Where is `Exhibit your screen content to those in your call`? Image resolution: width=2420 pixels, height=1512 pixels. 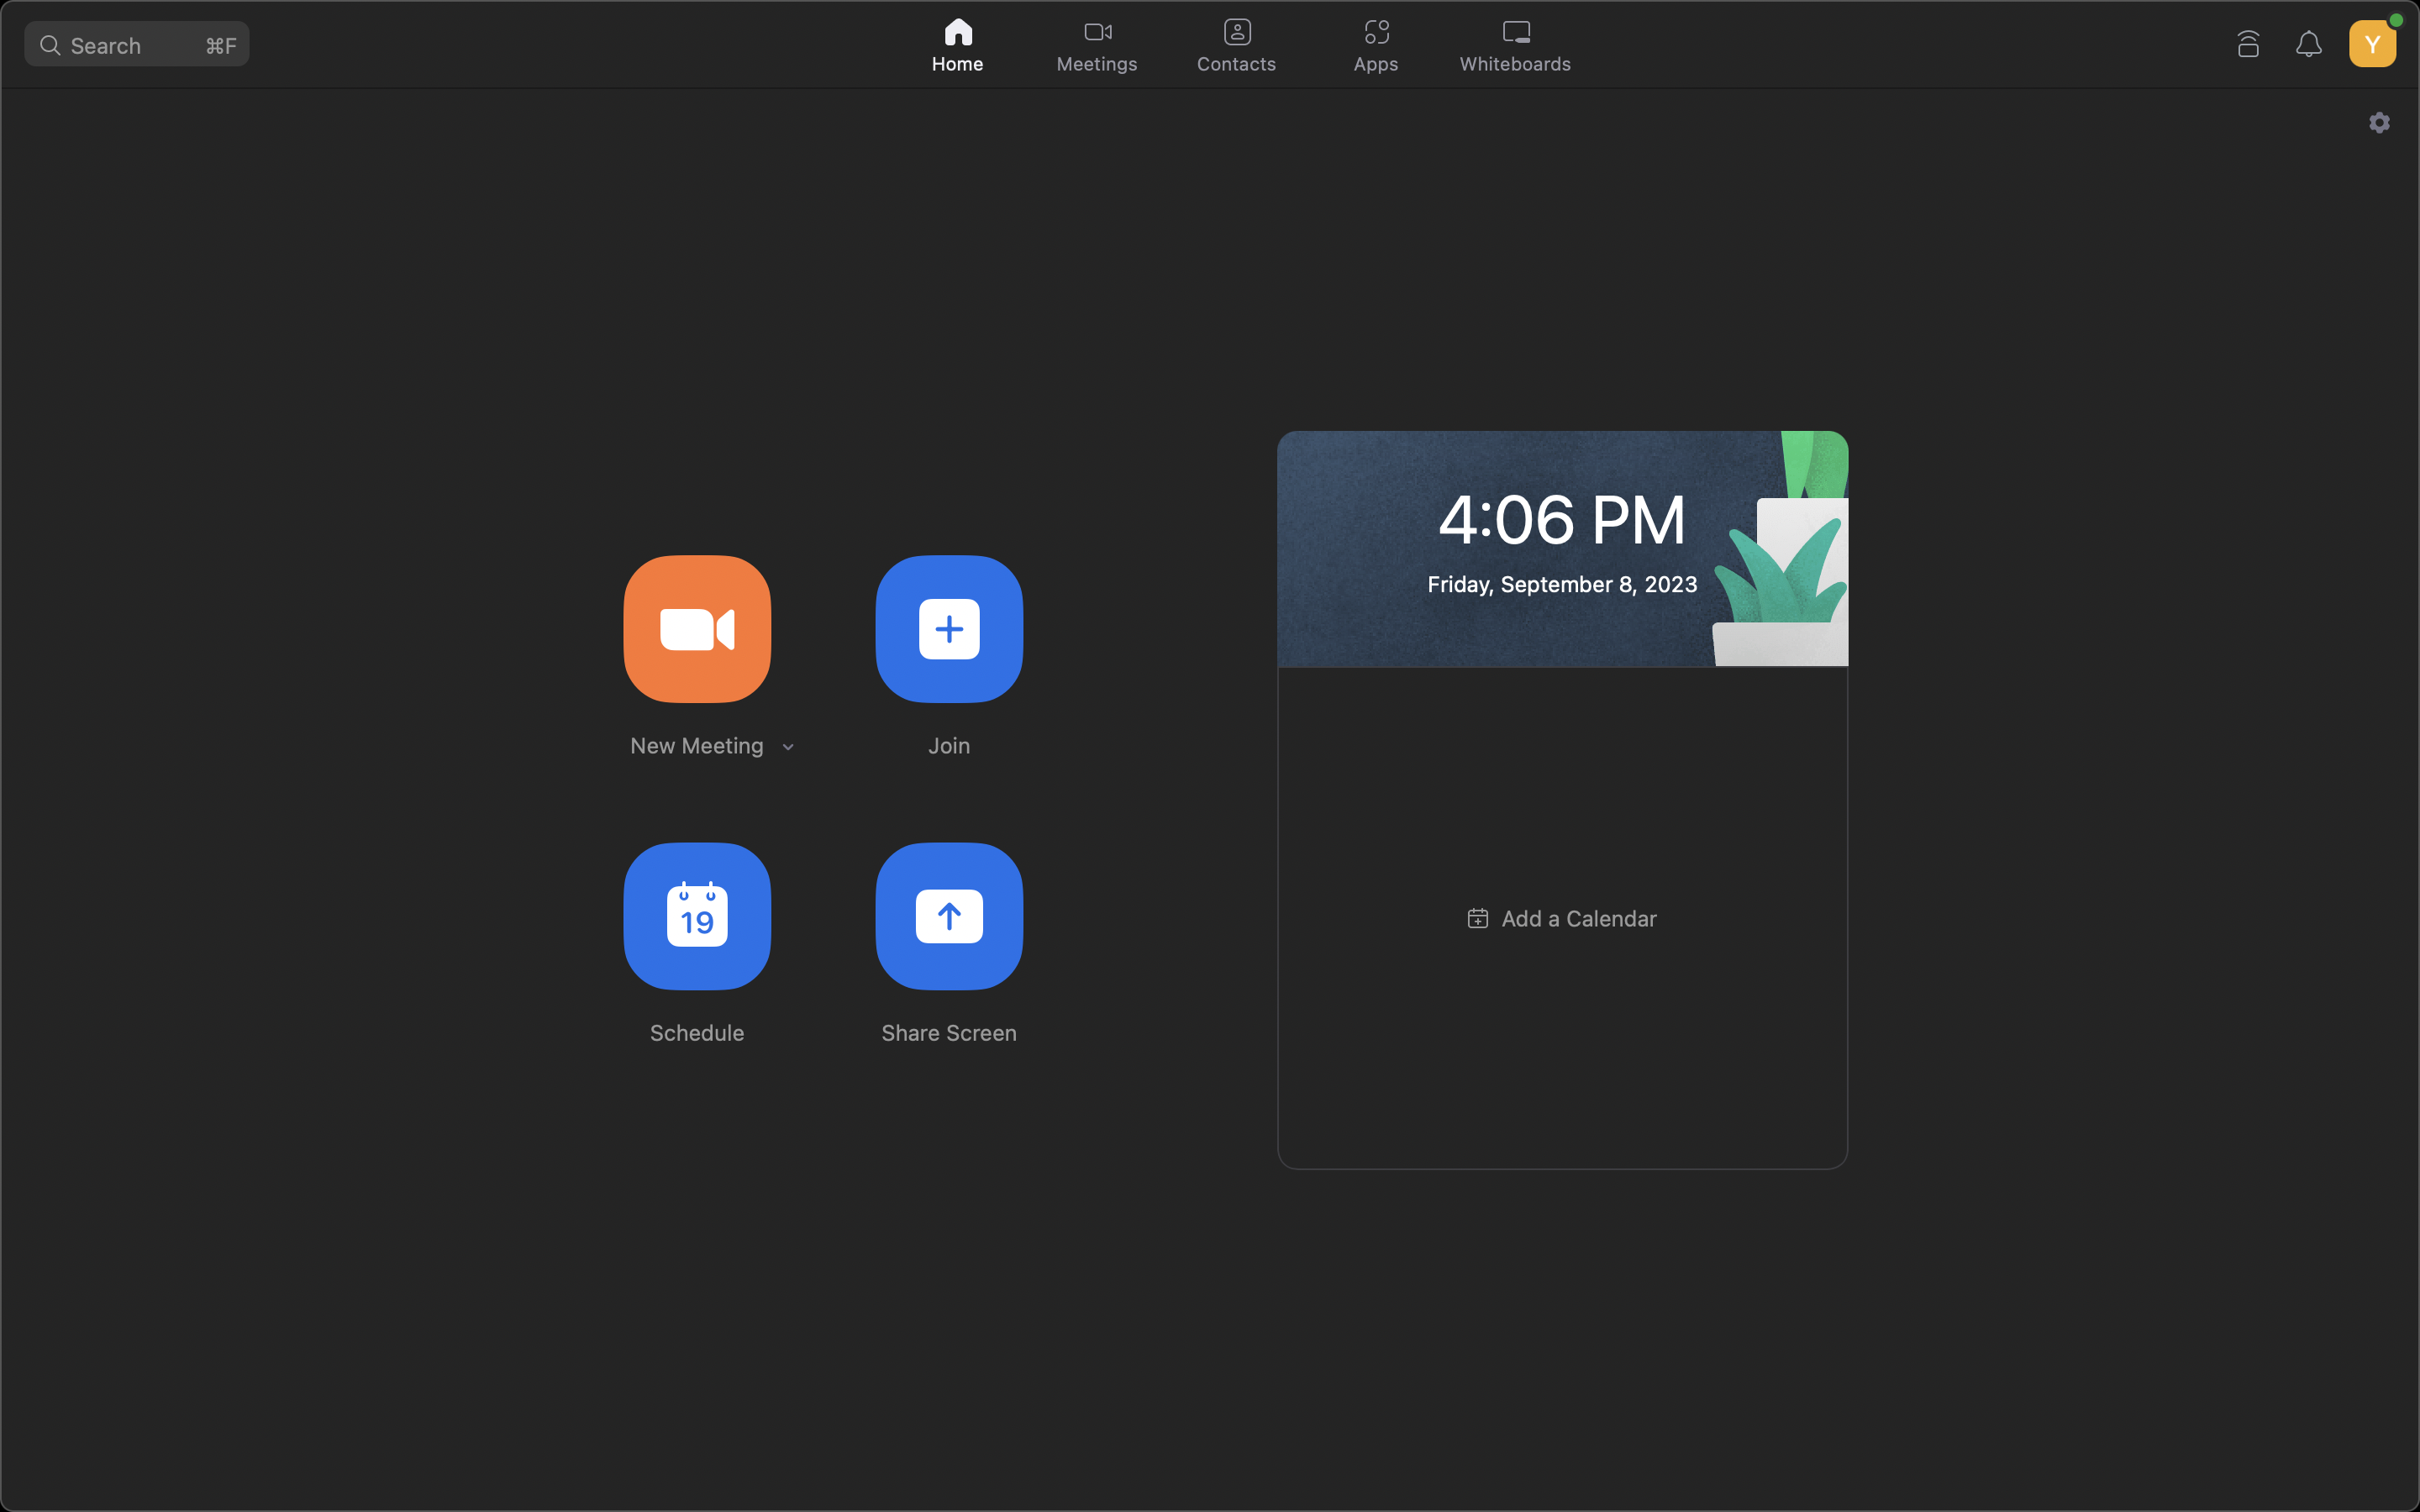
Exhibit your screen content to those in your call is located at coordinates (950, 916).